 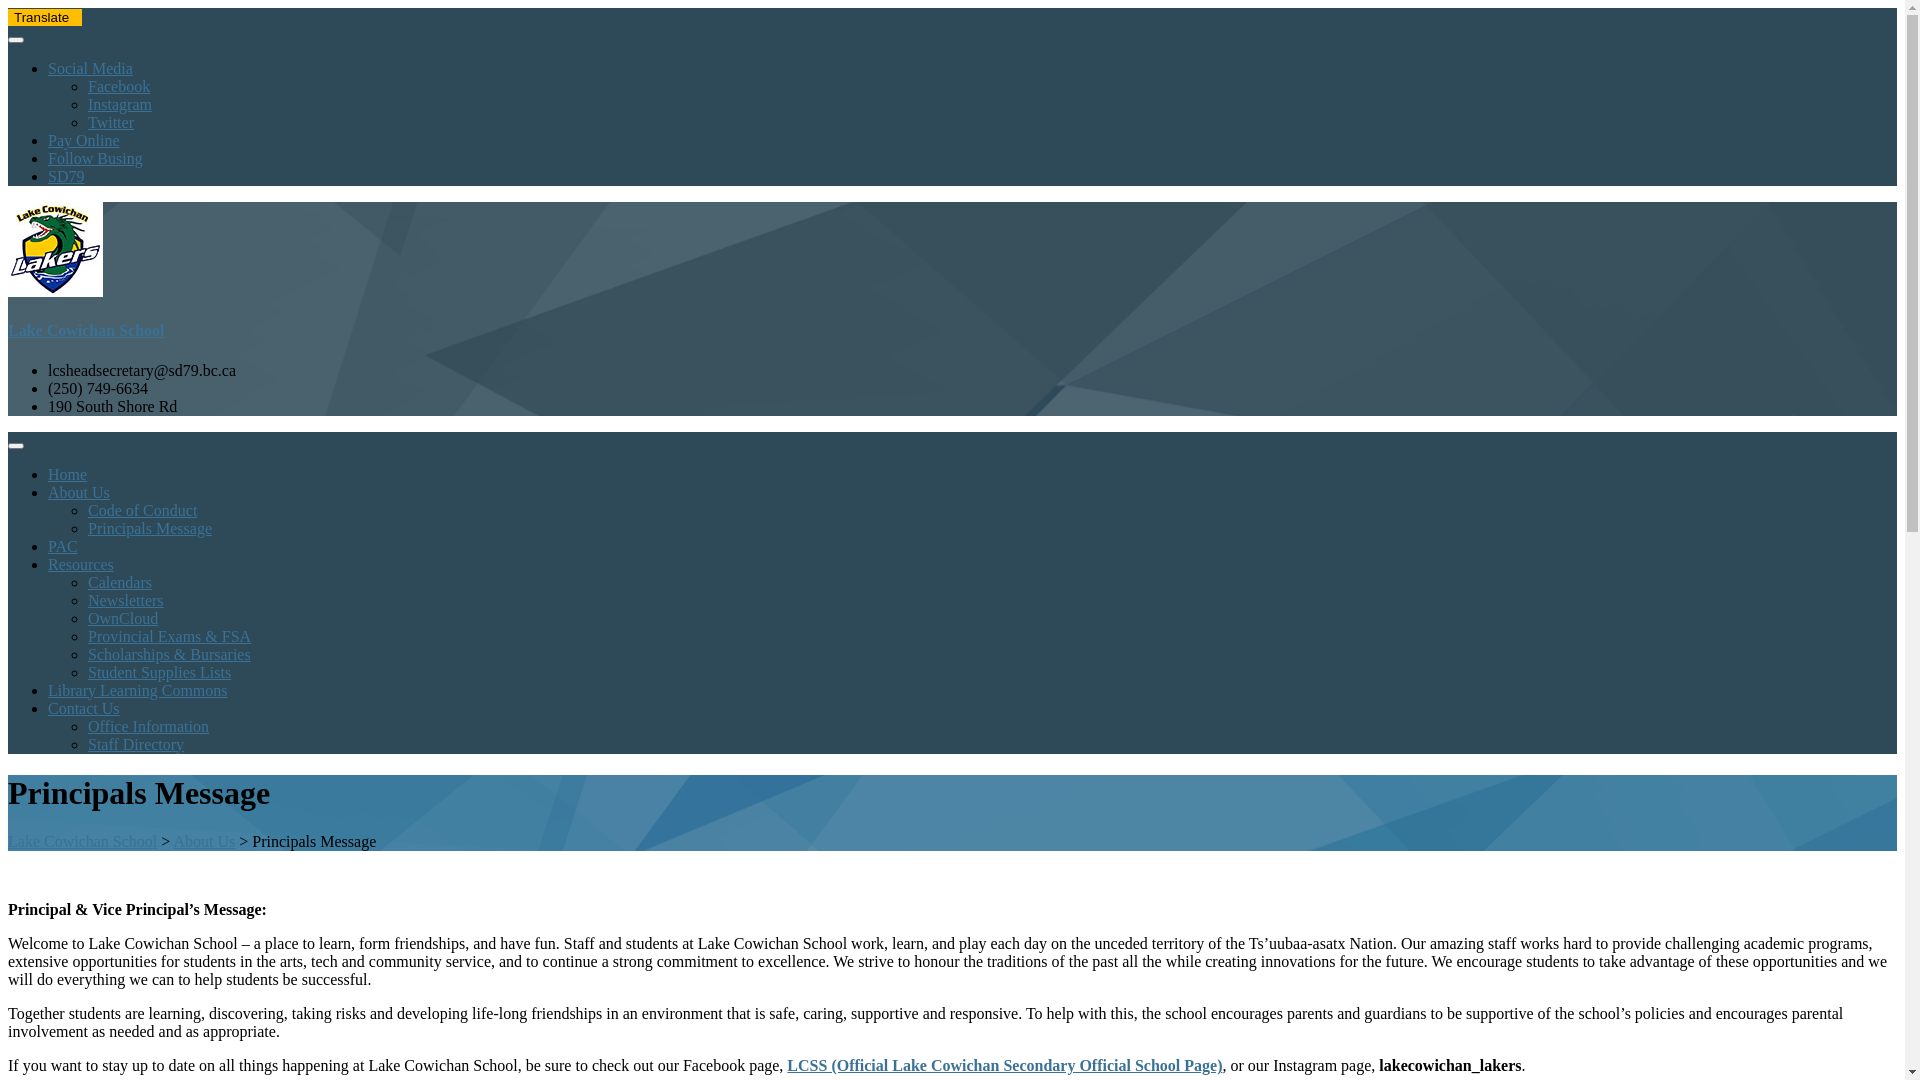 What do you see at coordinates (109, 122) in the screenshot?
I see `'Twitter'` at bounding box center [109, 122].